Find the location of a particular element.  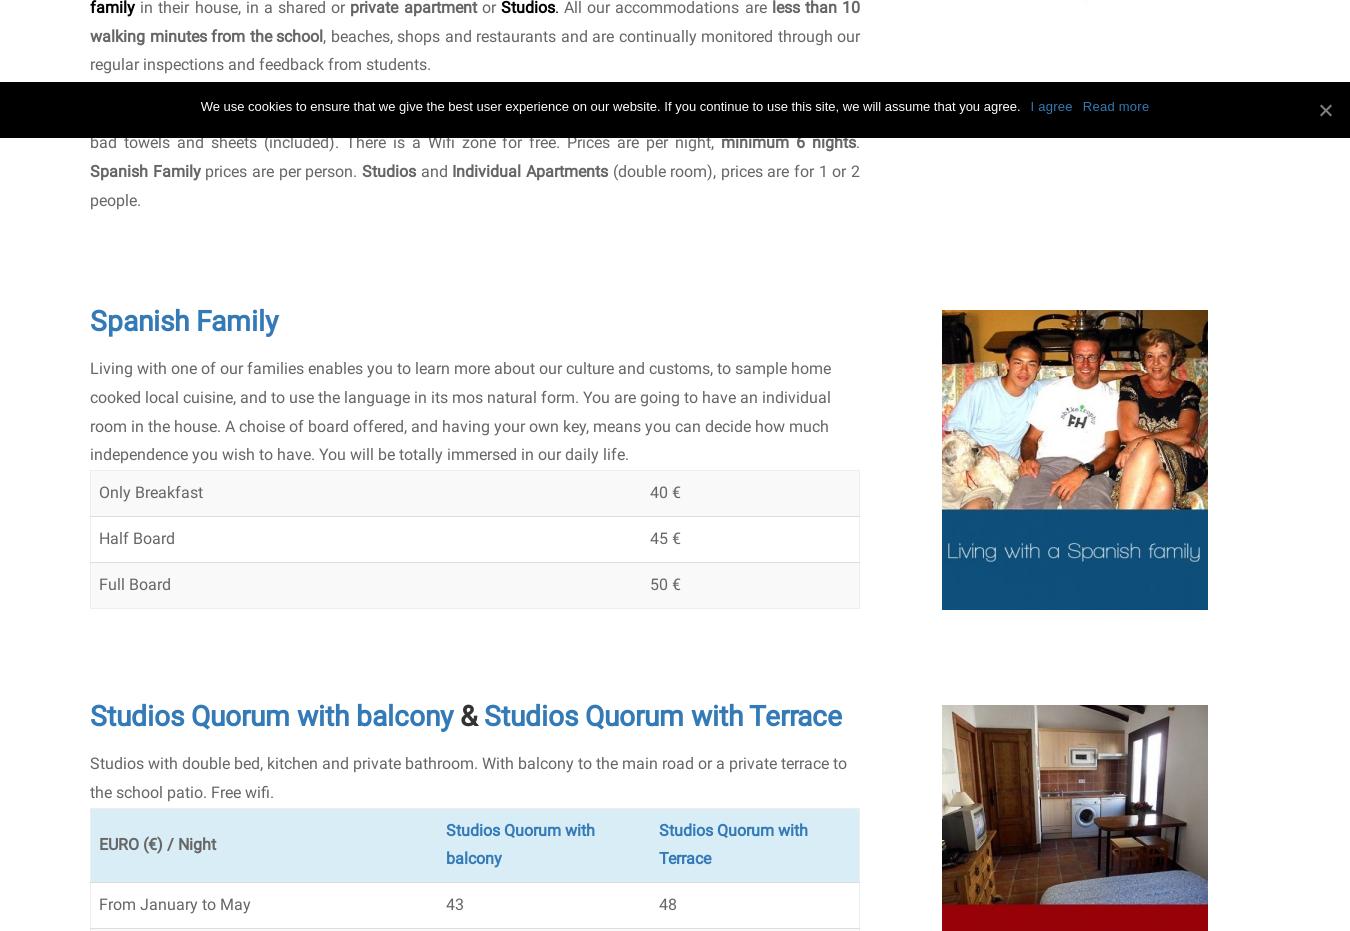

'minimum 6 nights' is located at coordinates (788, 140).